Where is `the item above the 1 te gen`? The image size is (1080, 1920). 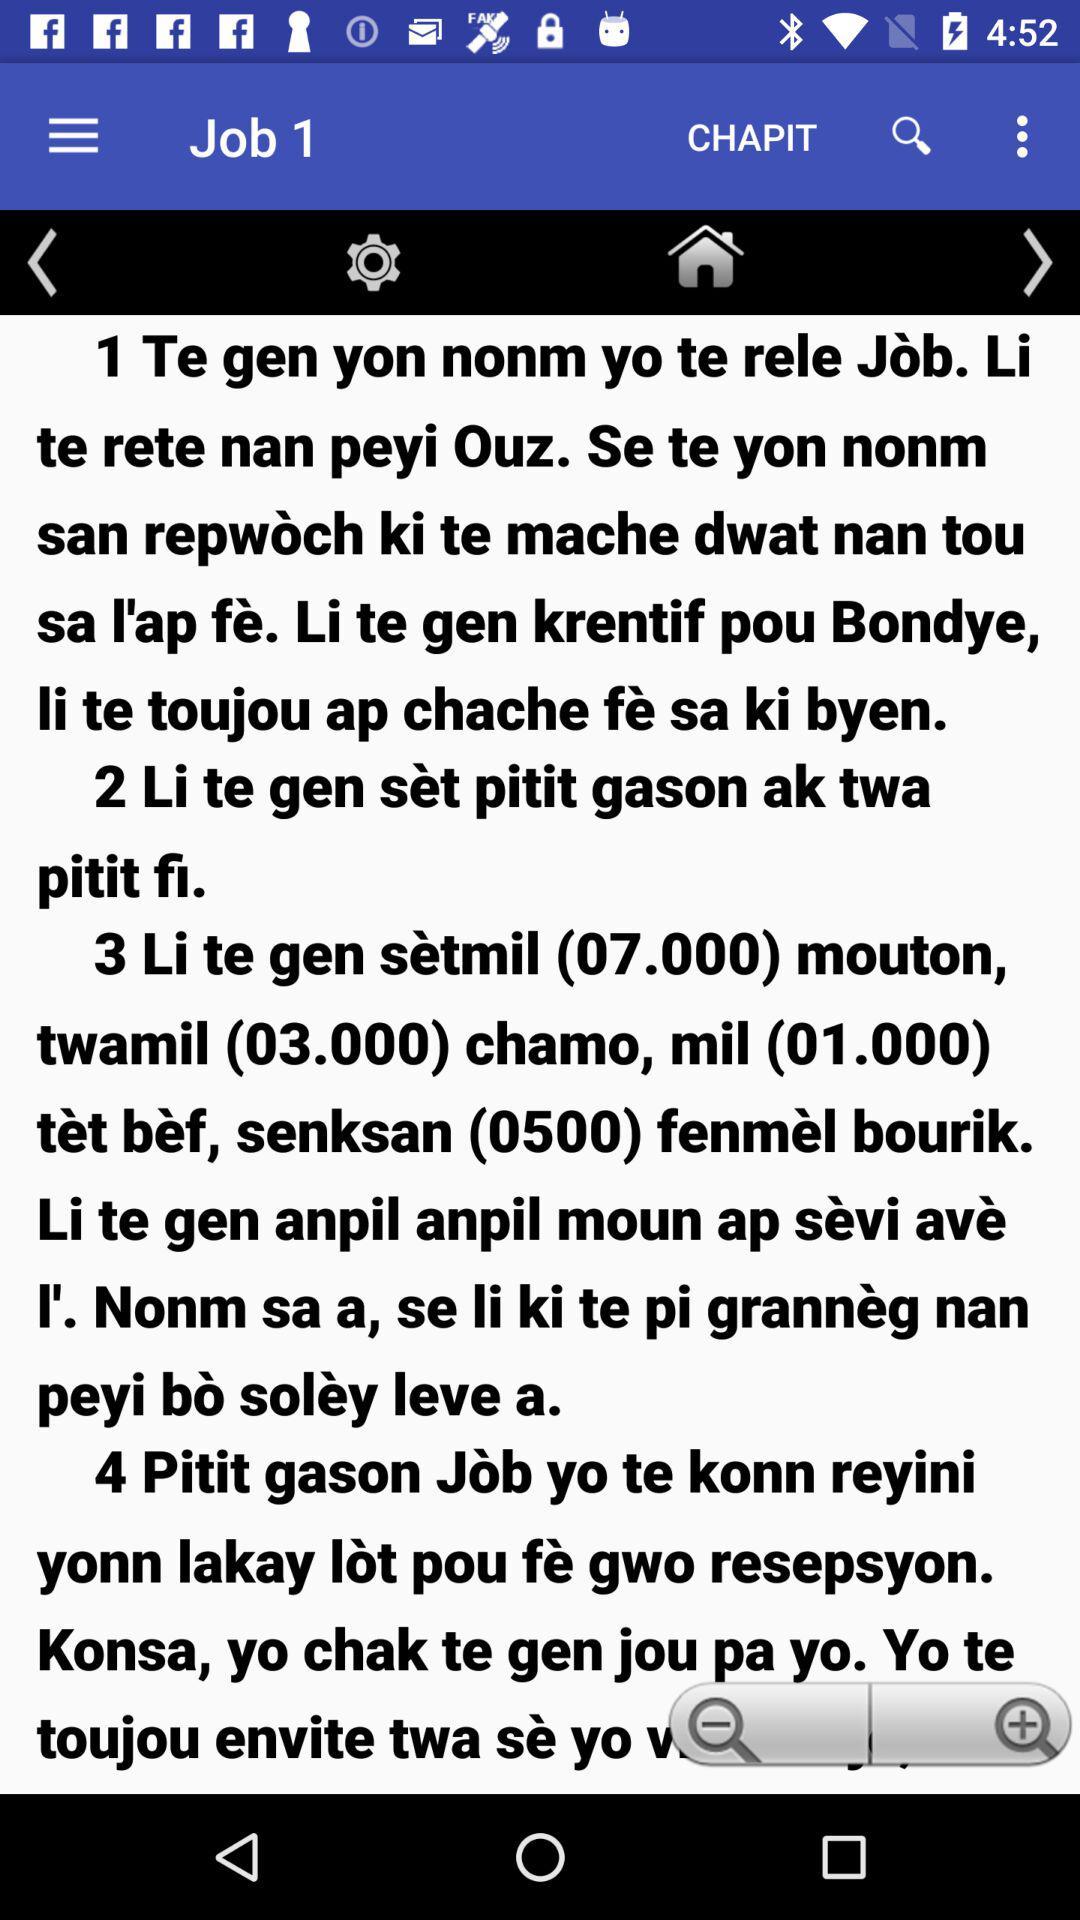 the item above the 1 te gen is located at coordinates (373, 261).